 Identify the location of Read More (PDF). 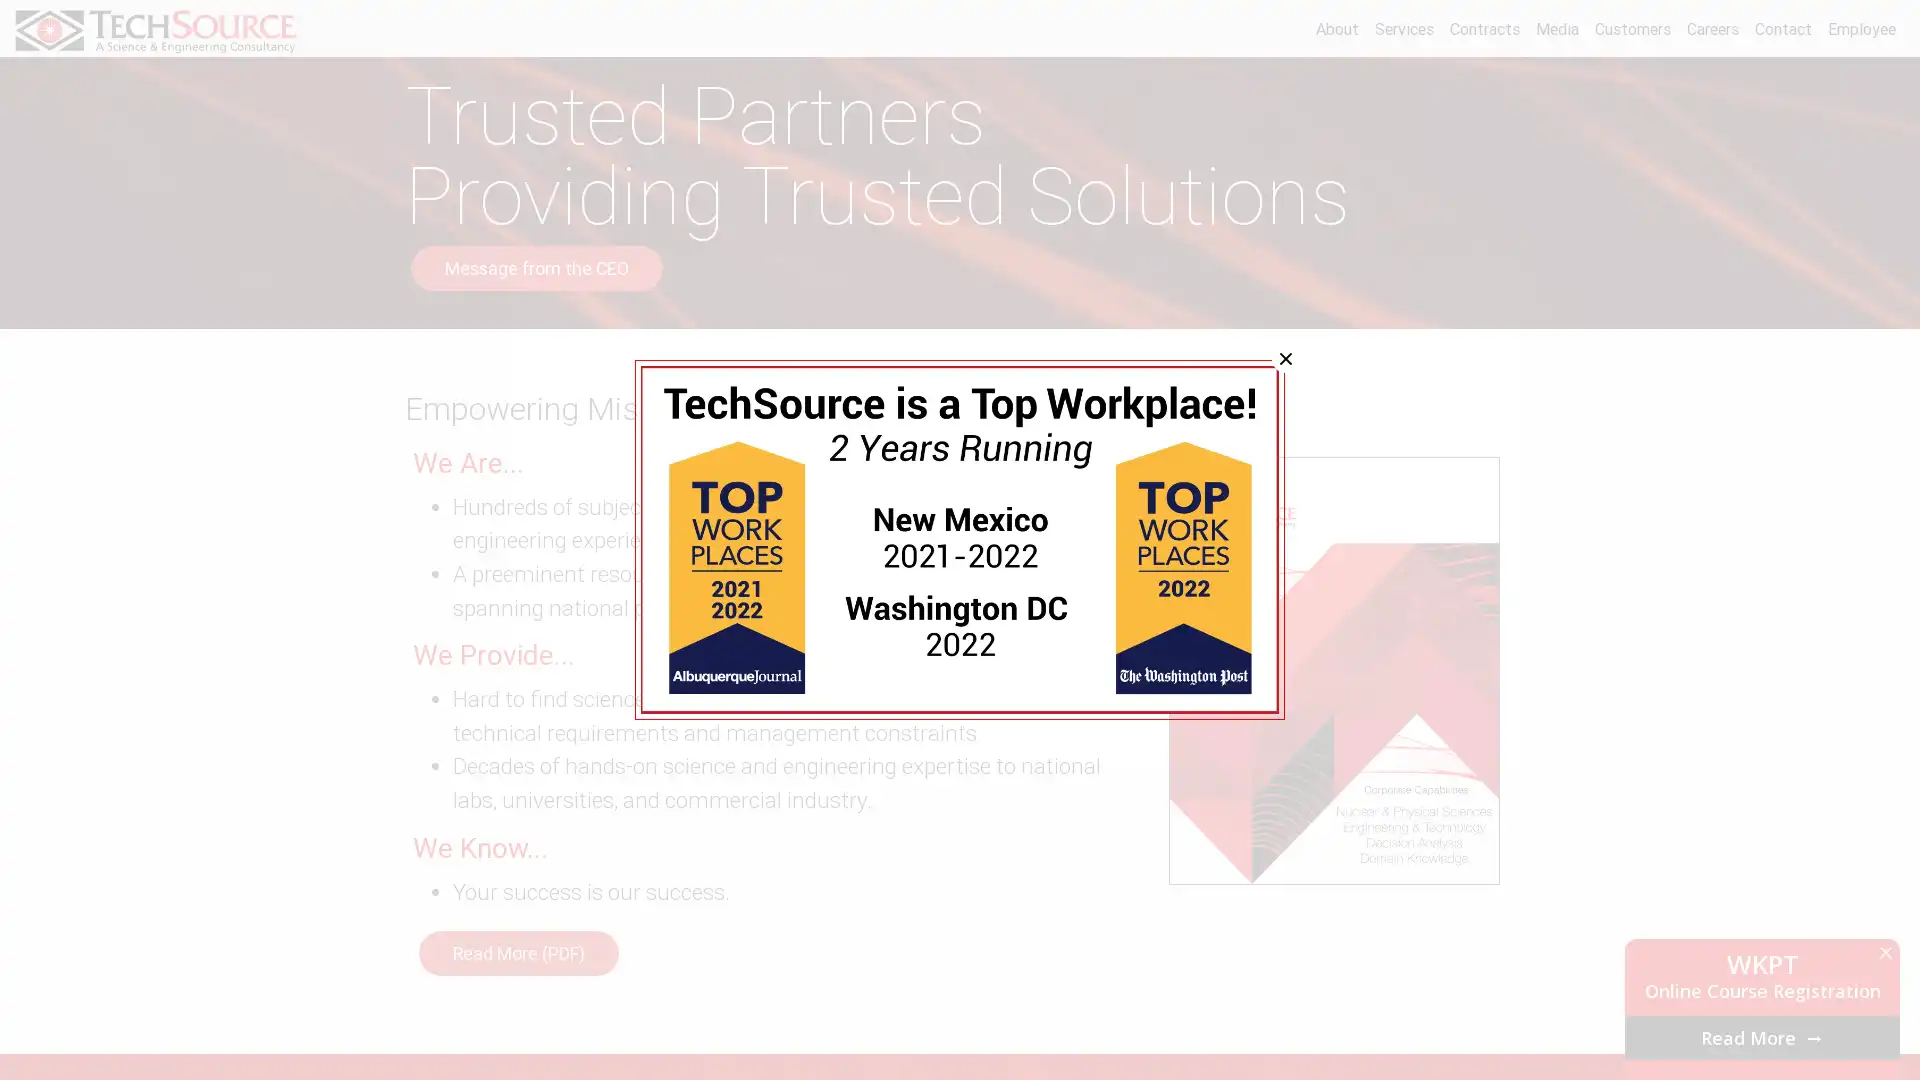
(518, 952).